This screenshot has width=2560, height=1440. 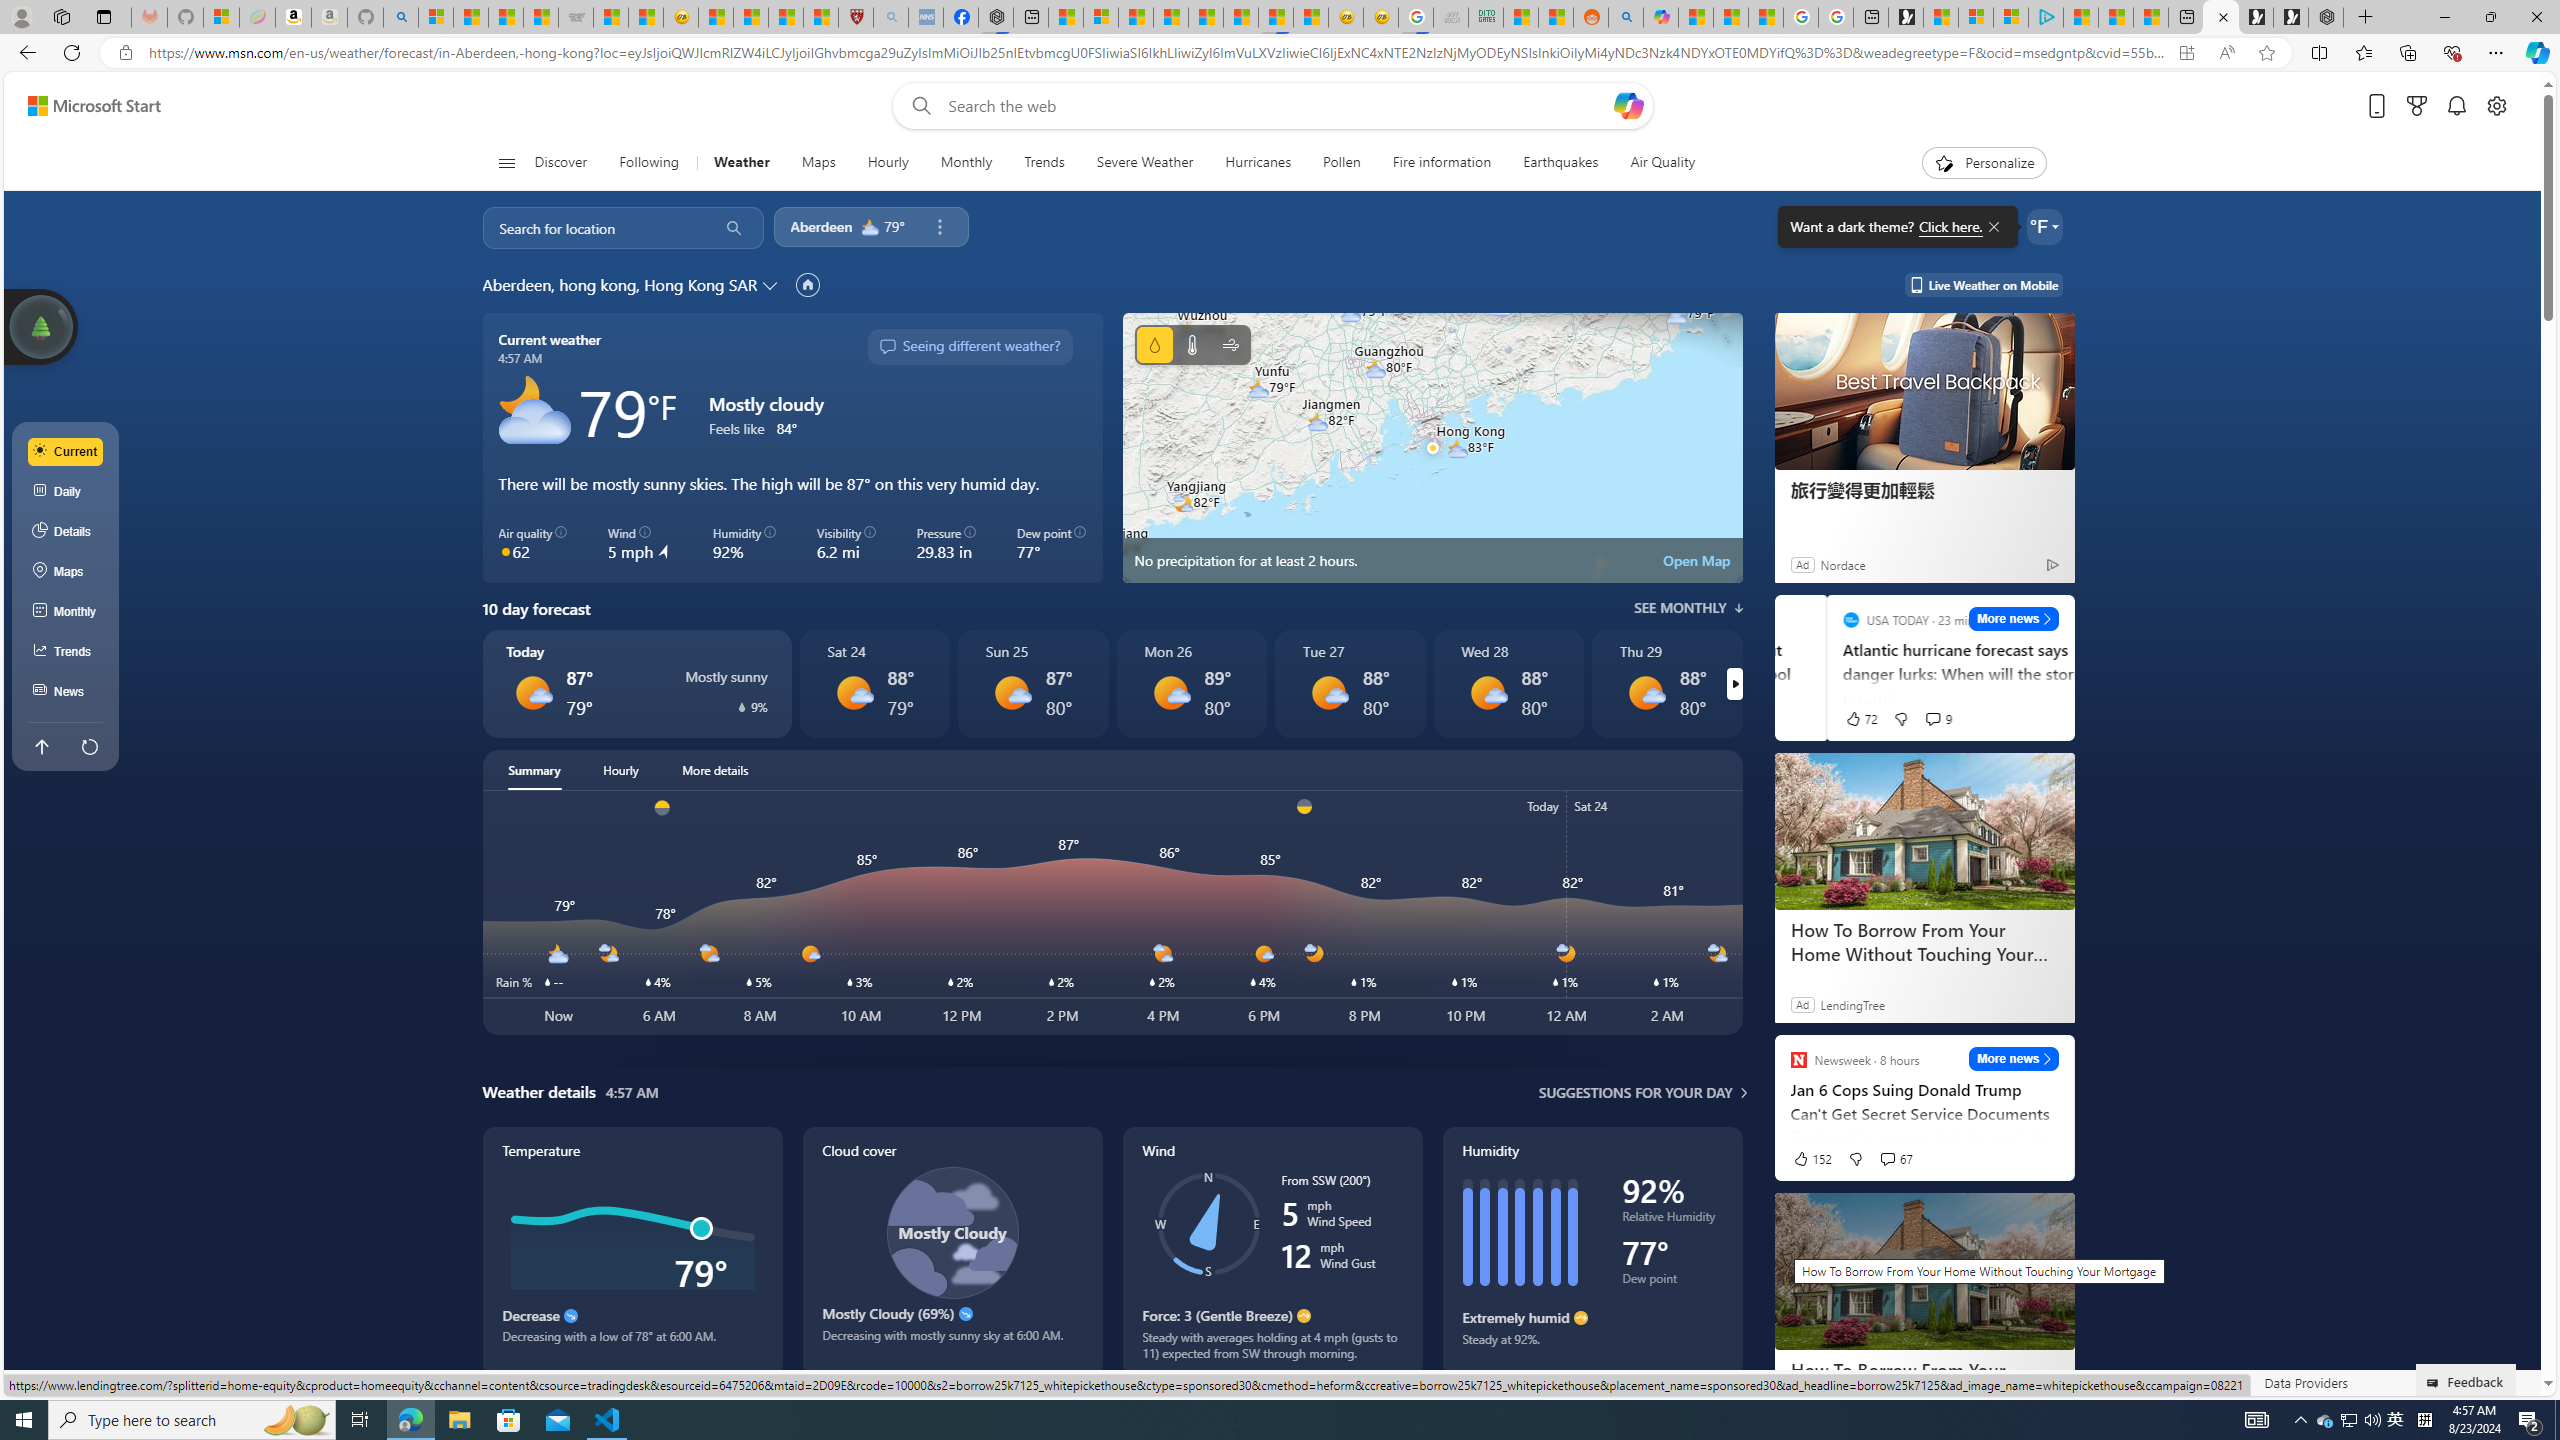 What do you see at coordinates (505, 162) in the screenshot?
I see `'Class: button-glyph'` at bounding box center [505, 162].